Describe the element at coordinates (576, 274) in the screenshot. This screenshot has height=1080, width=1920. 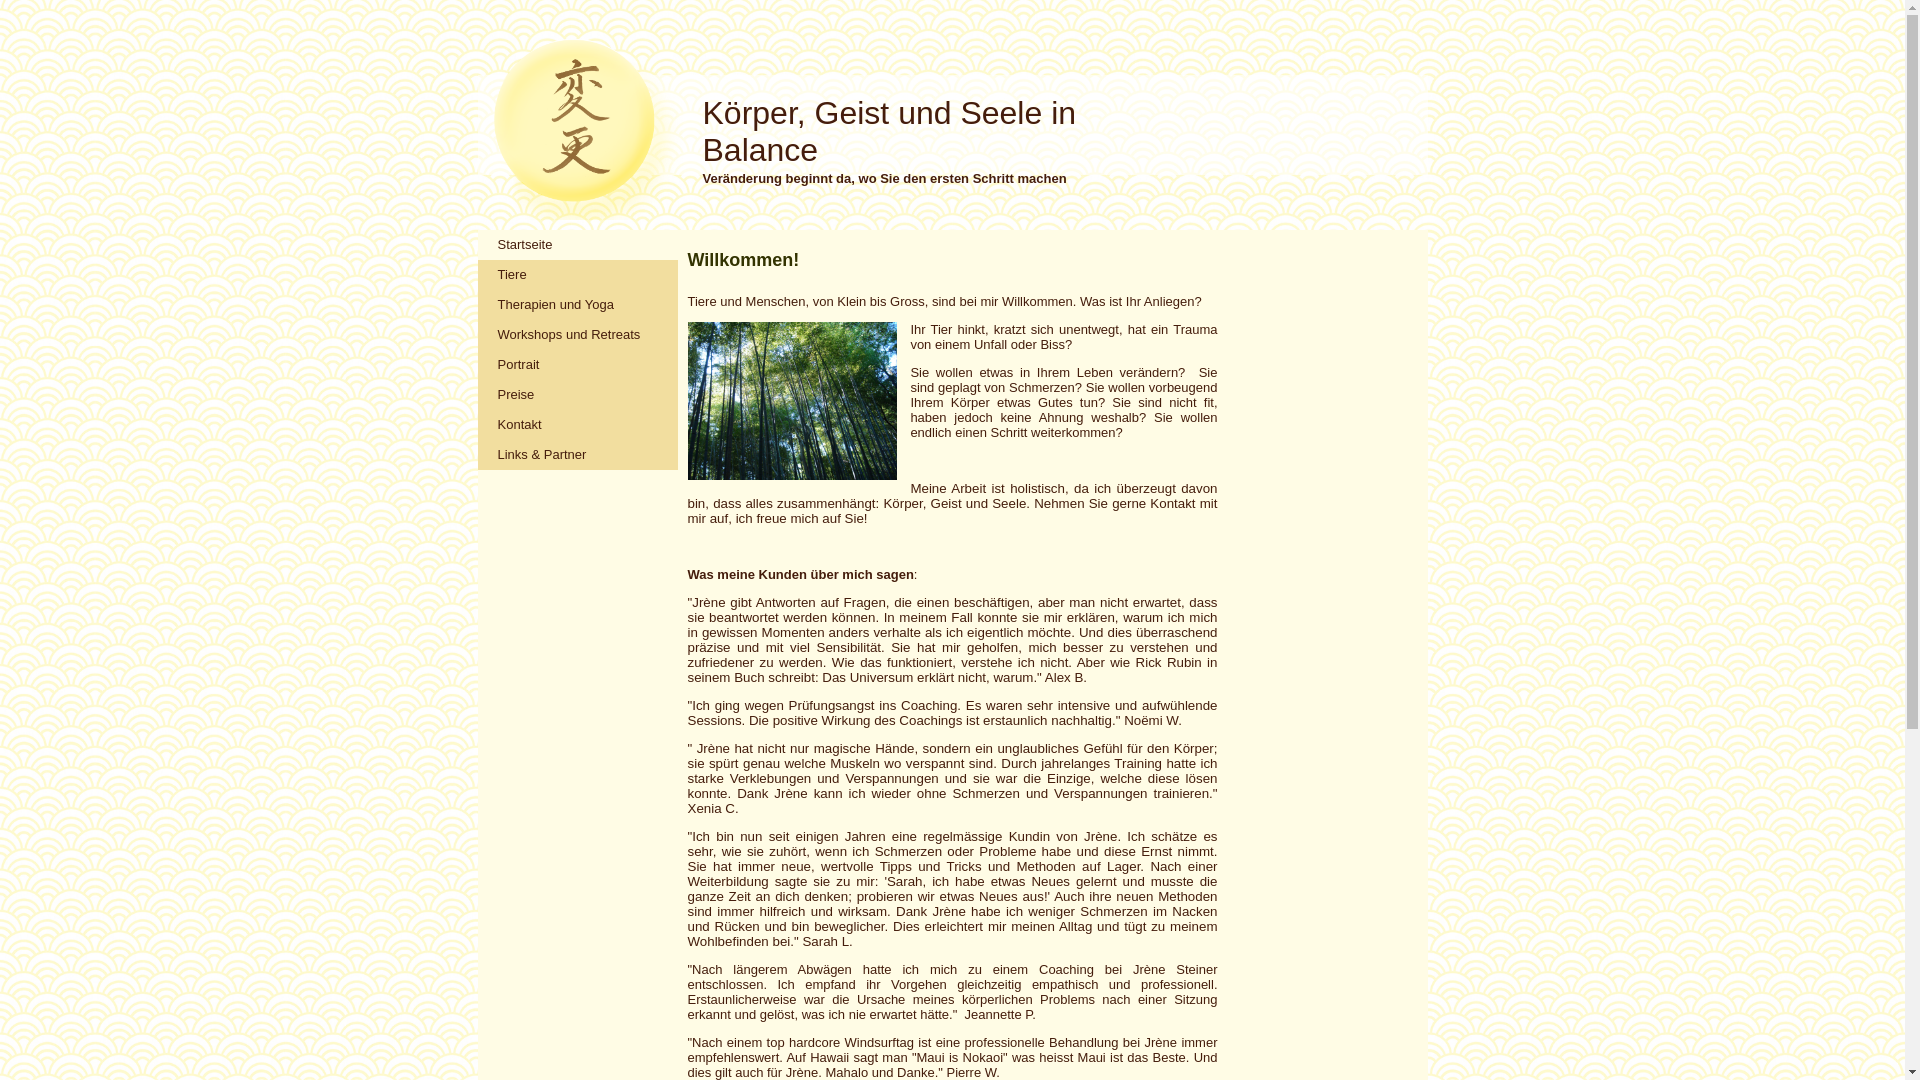
I see `'Tiere'` at that location.